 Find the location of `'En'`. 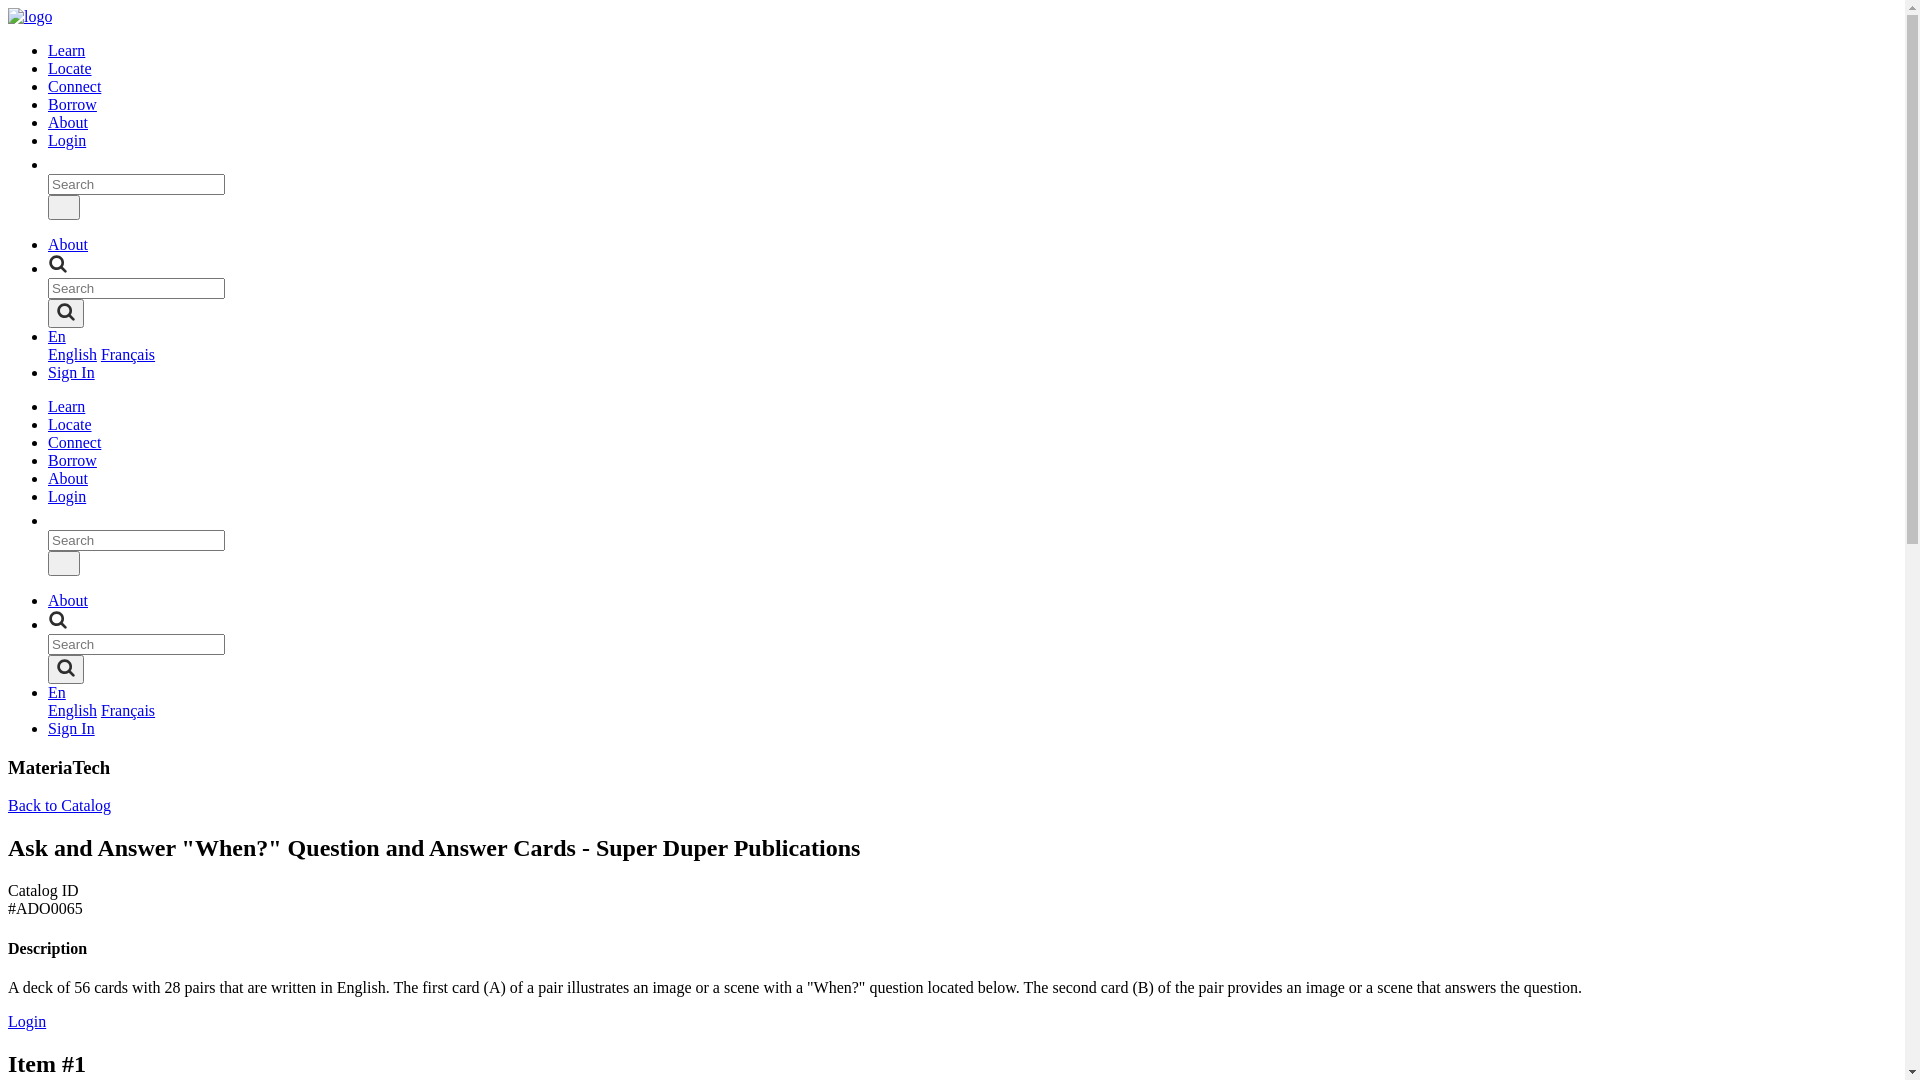

'En' is located at coordinates (48, 335).